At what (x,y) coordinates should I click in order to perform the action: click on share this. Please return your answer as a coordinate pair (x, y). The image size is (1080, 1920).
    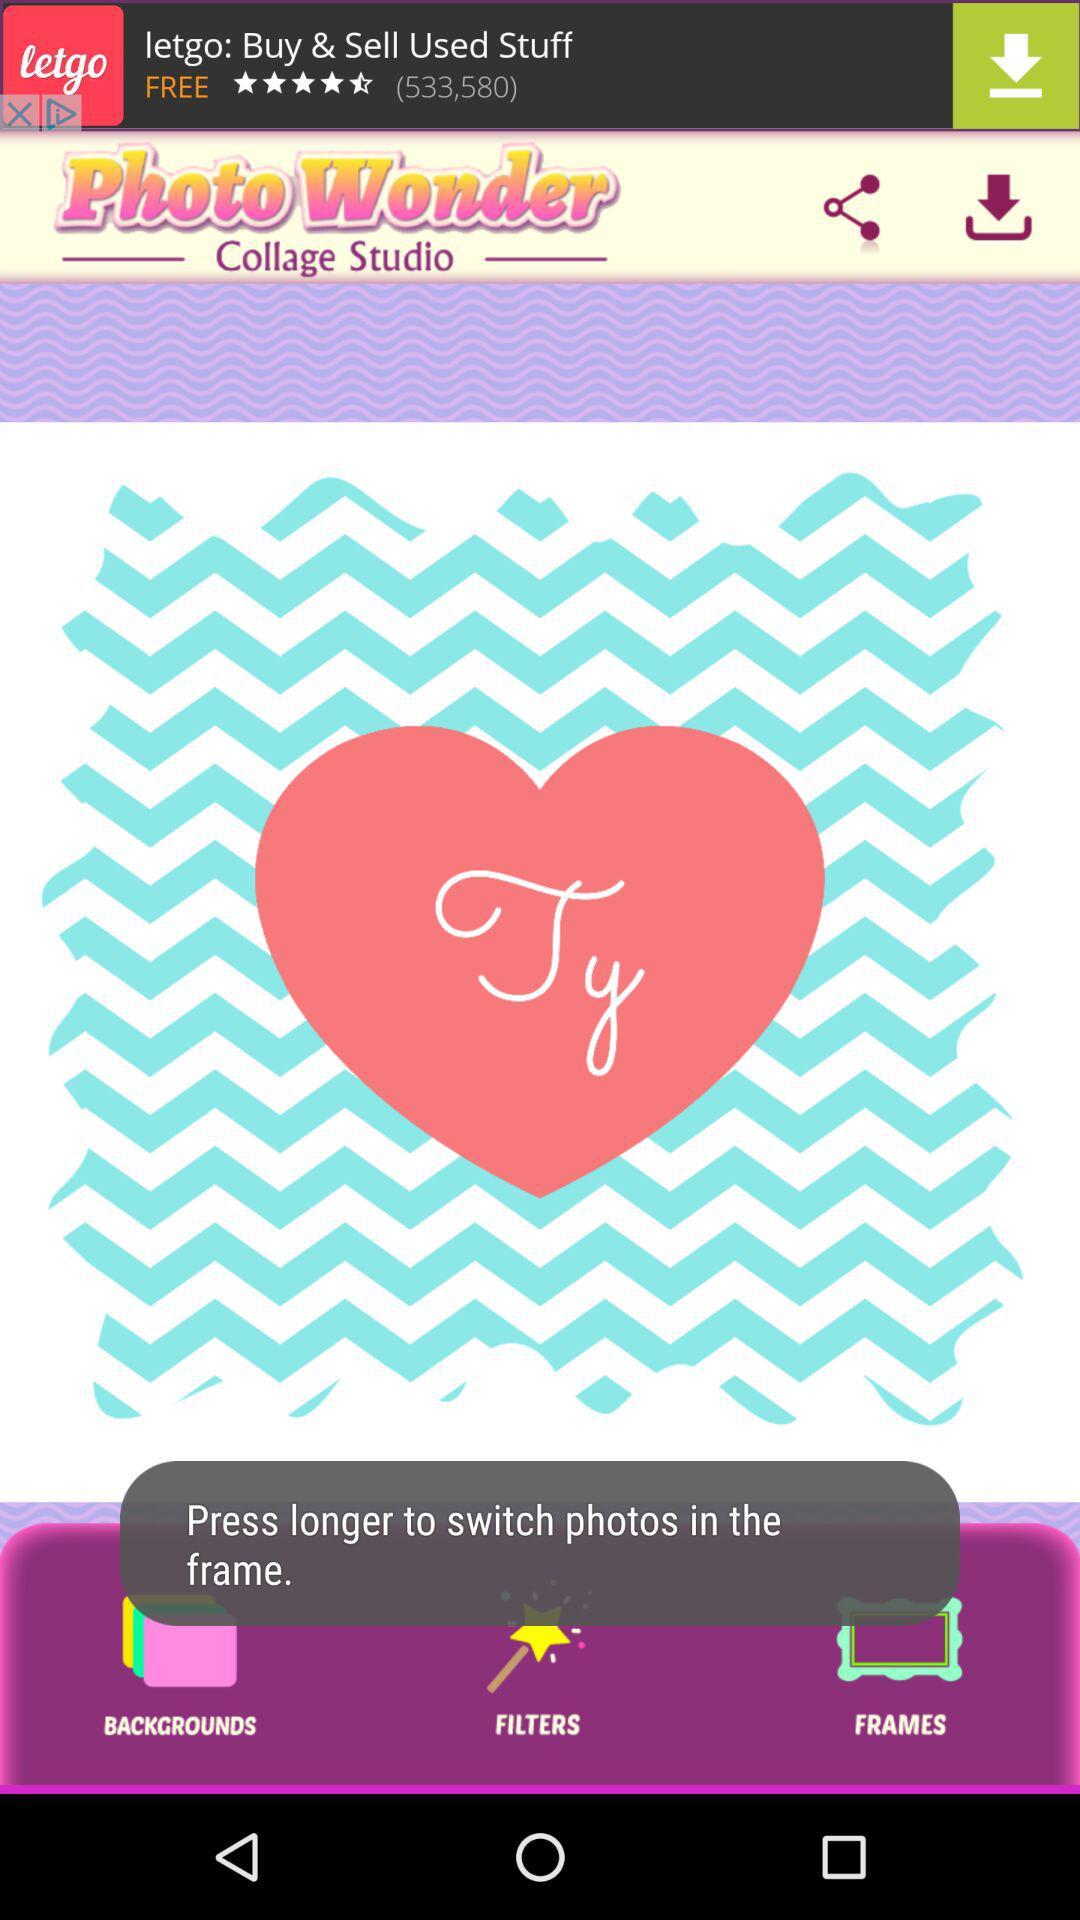
    Looking at the image, I should click on (851, 207).